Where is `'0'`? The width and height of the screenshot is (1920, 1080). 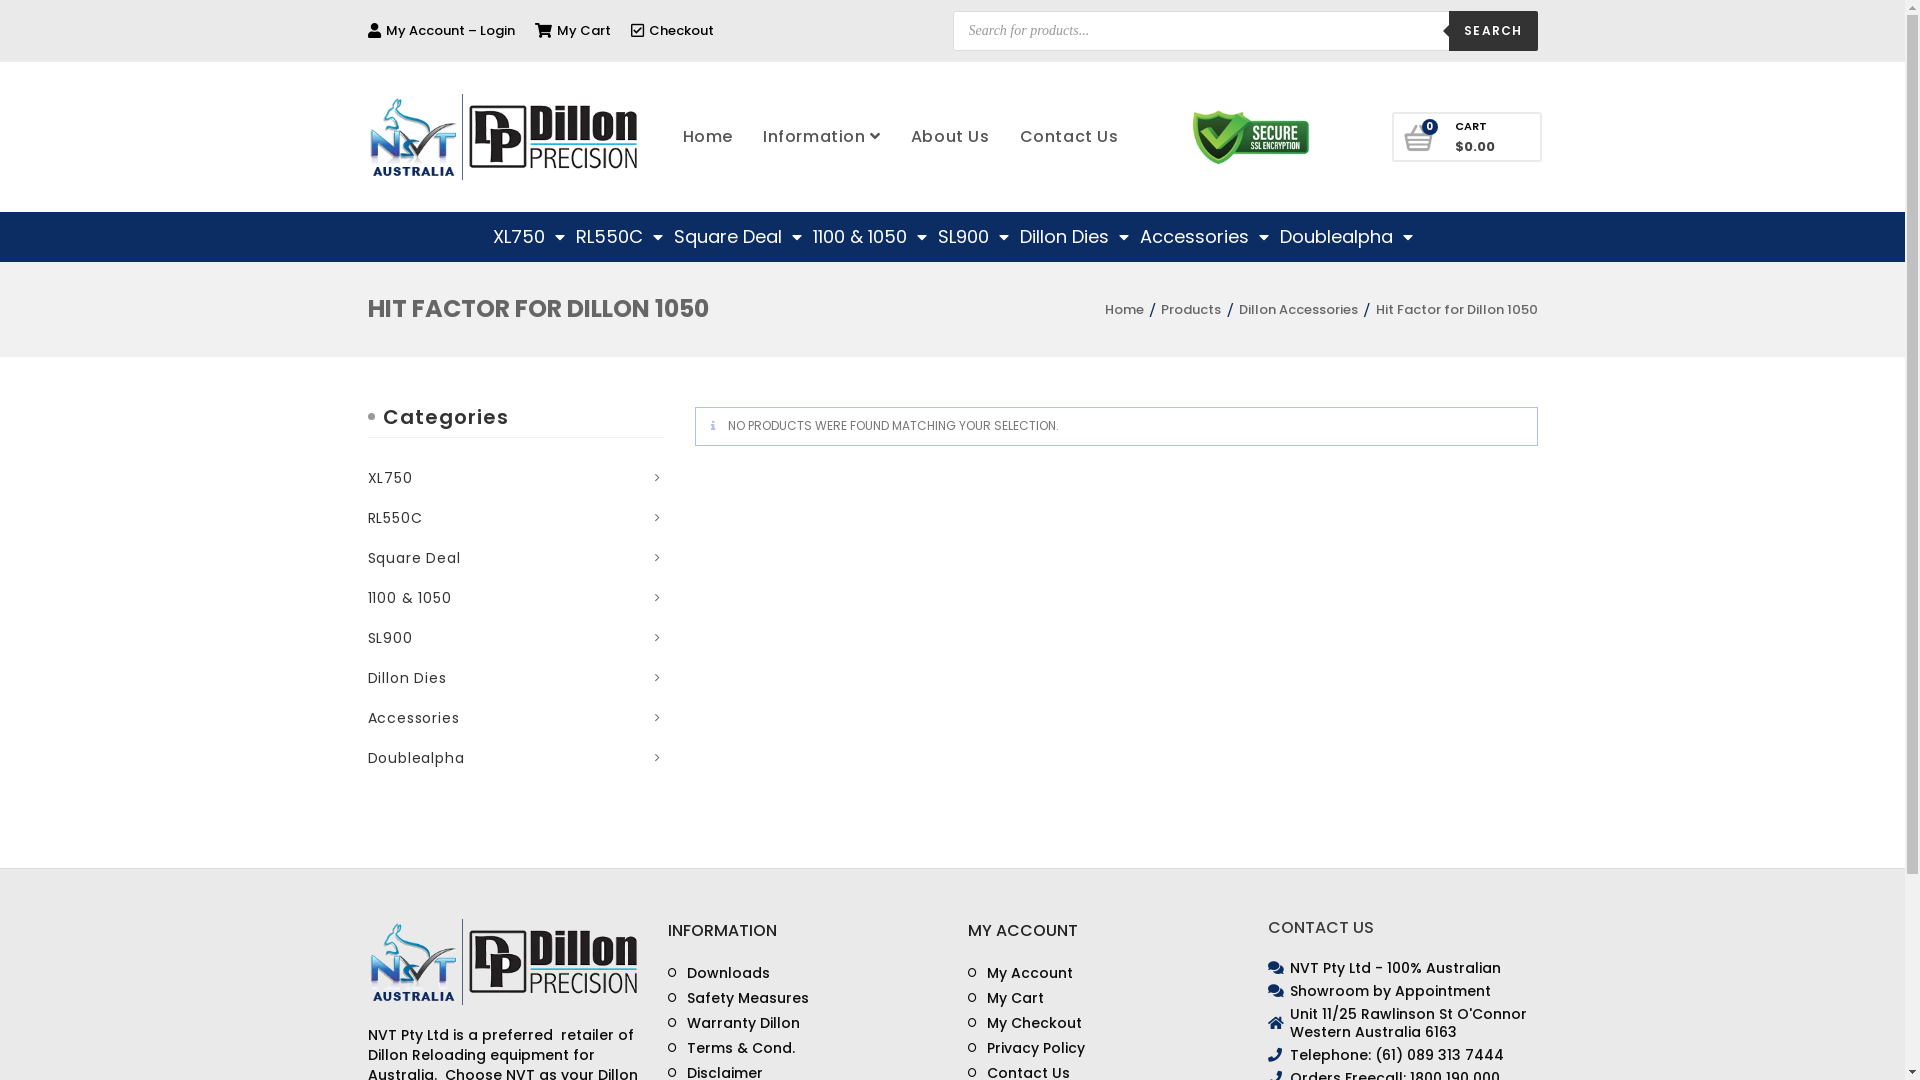 '0' is located at coordinates (1418, 138).